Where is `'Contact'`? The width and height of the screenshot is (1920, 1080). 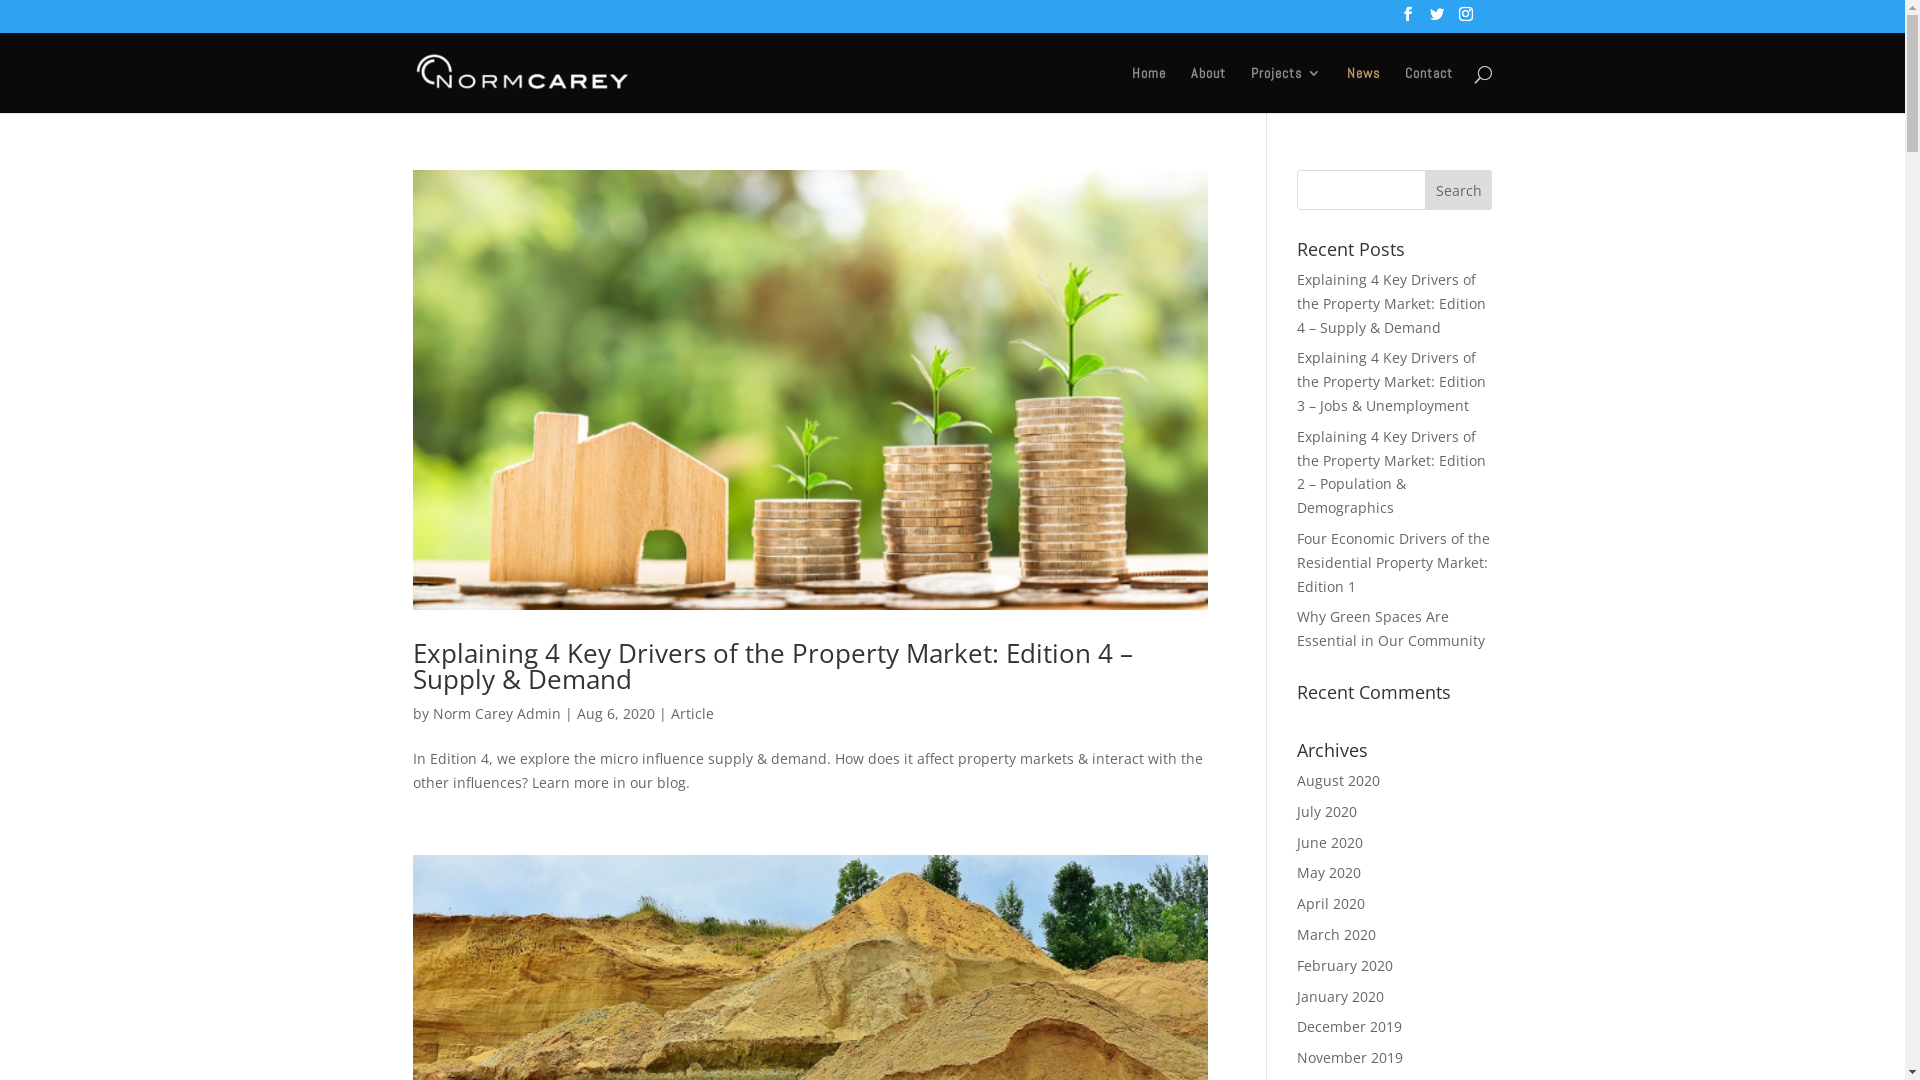
'Contact' is located at coordinates (1426, 88).